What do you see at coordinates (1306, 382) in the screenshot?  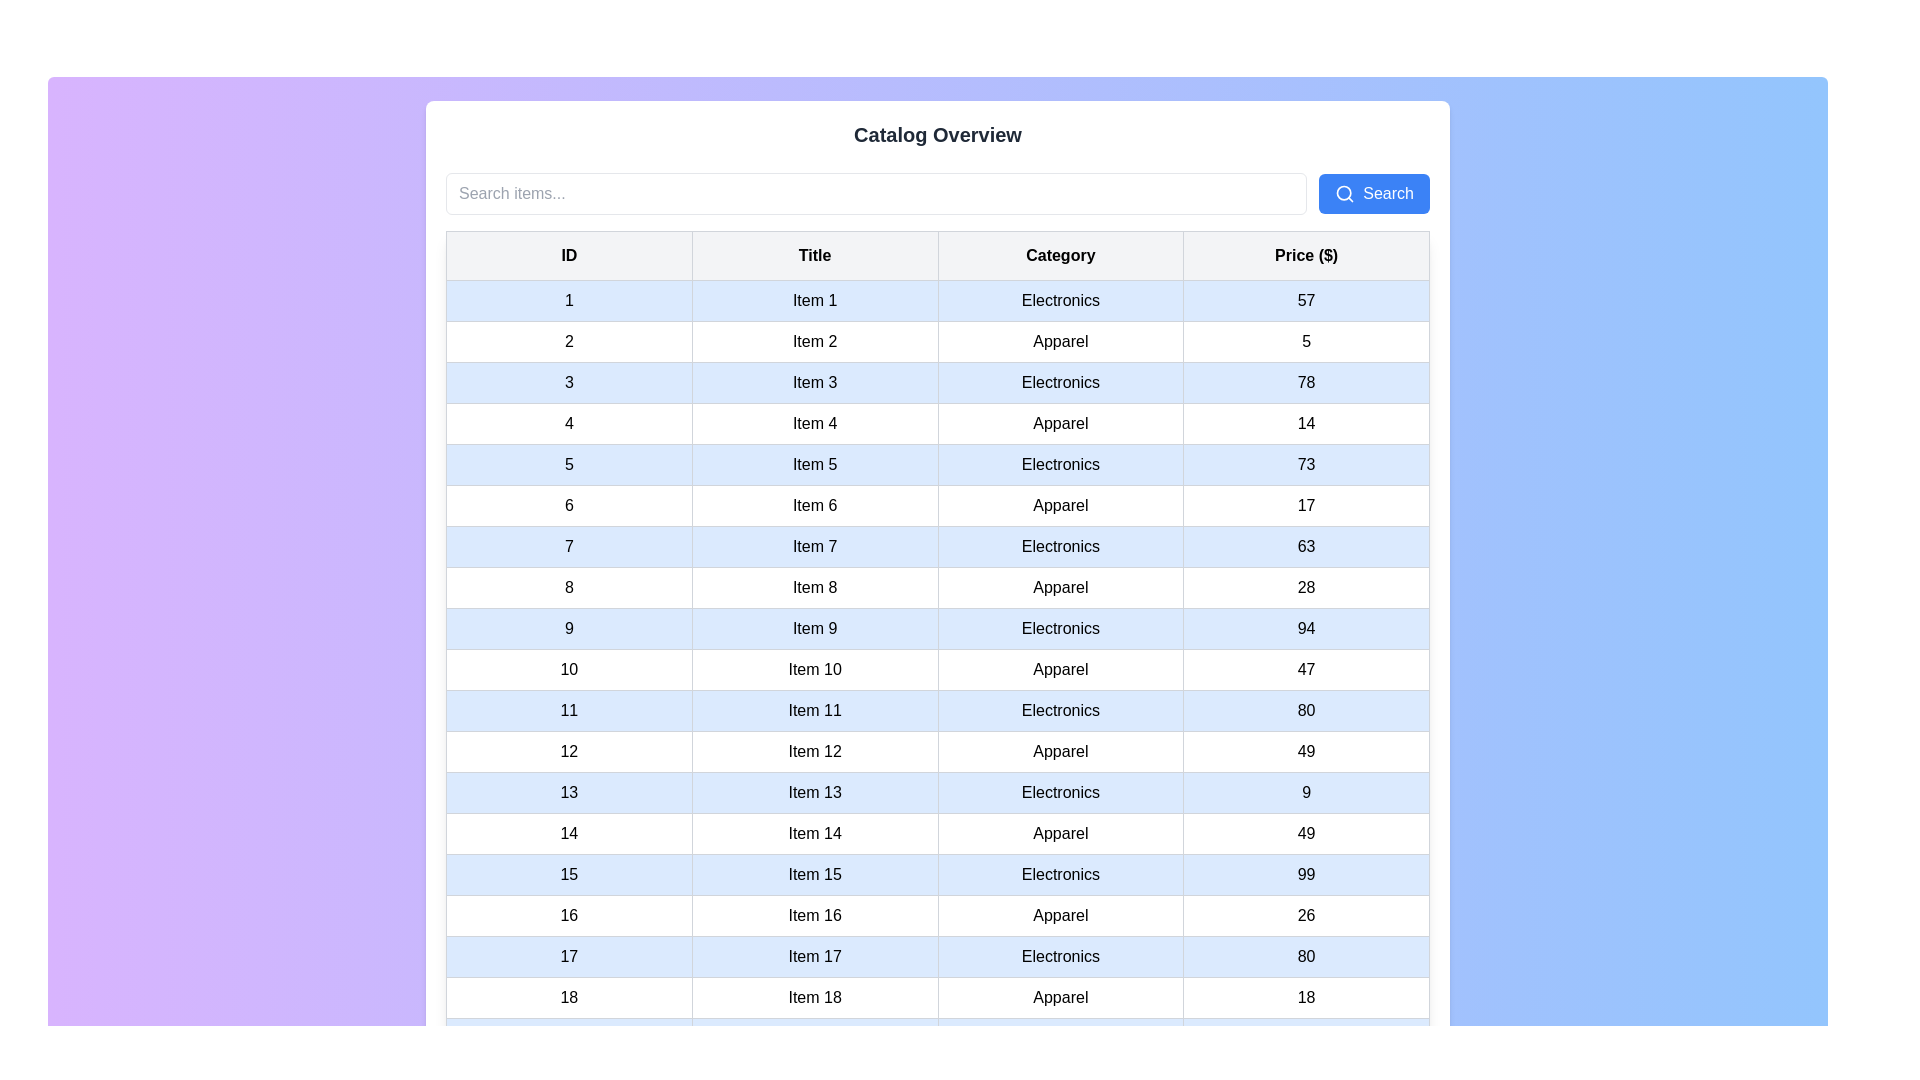 I see `the price data cell located in the fourth column of the third row of the table to focus on it` at bounding box center [1306, 382].